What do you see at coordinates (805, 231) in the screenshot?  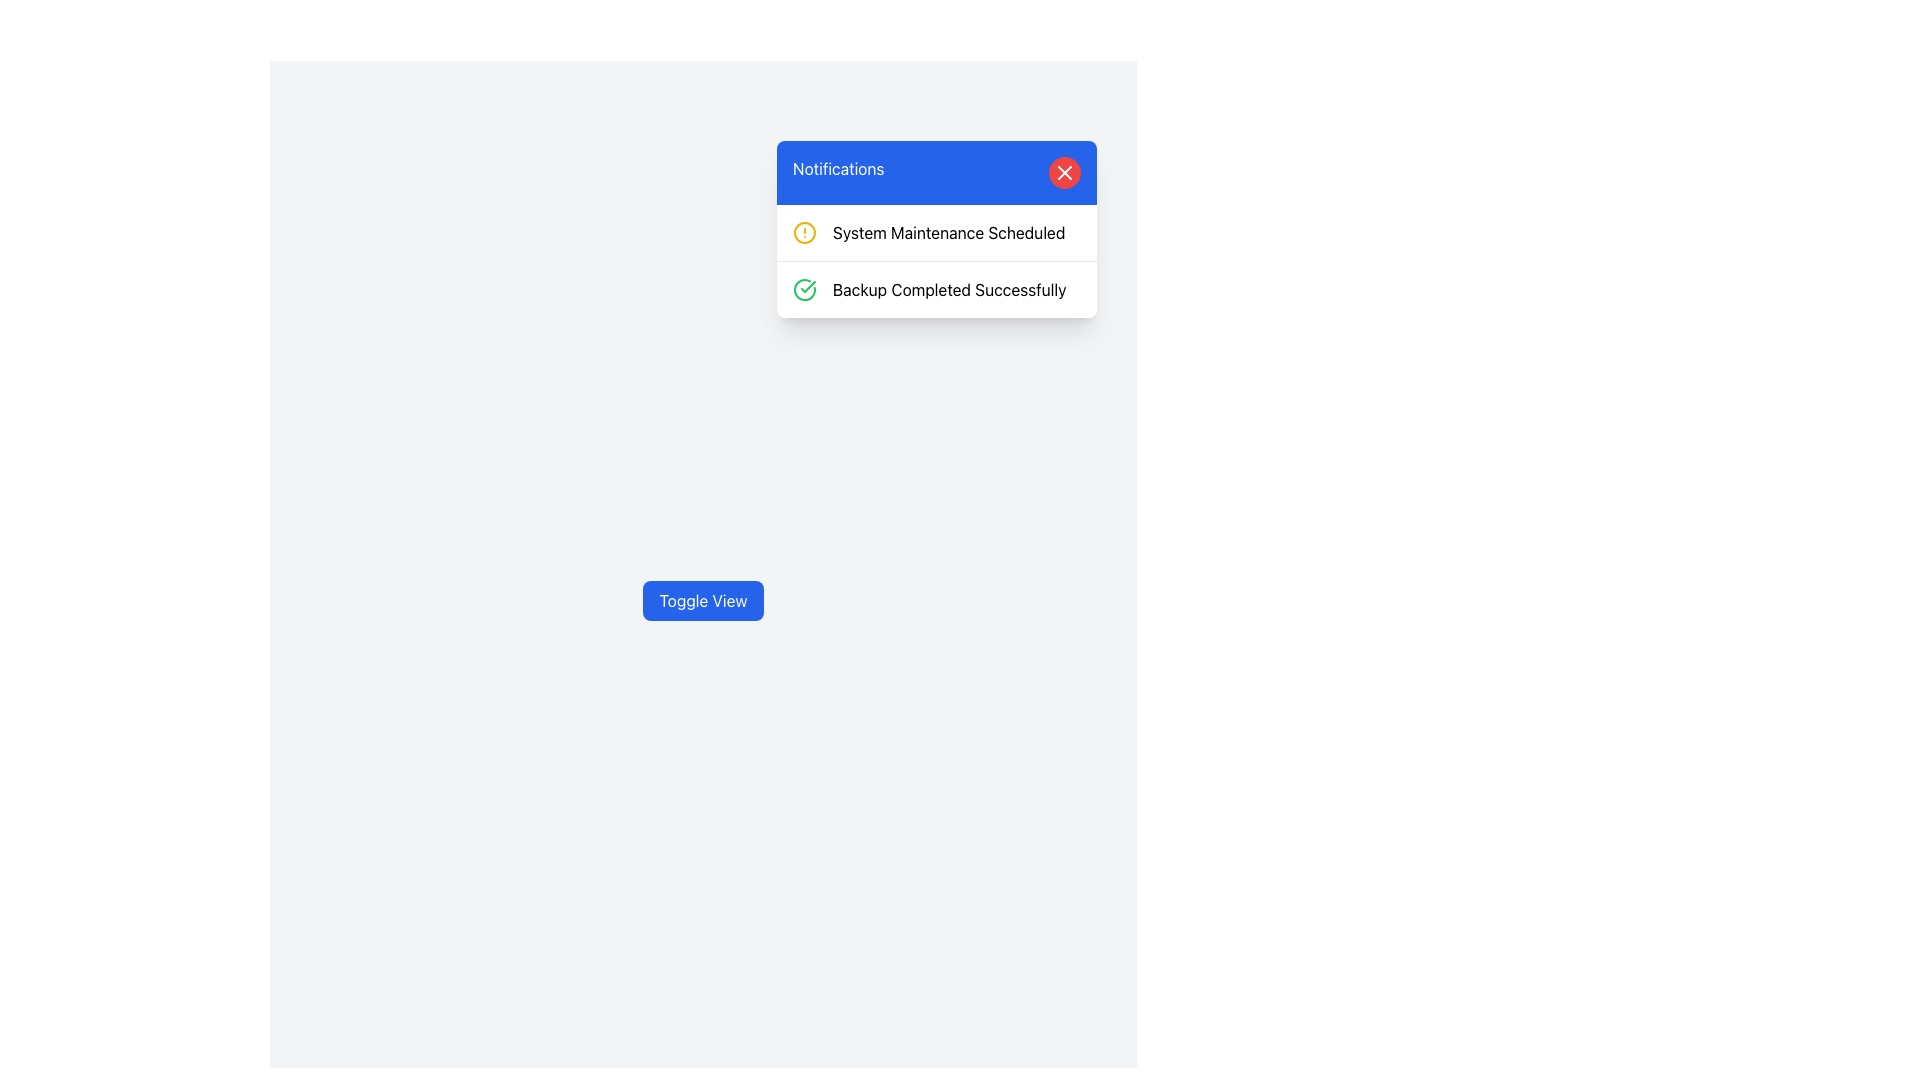 I see `the circular graphical component of the notification icon, which has a yellow border and is located next to the text 'System Maintenance Scheduled' in the notification list` at bounding box center [805, 231].